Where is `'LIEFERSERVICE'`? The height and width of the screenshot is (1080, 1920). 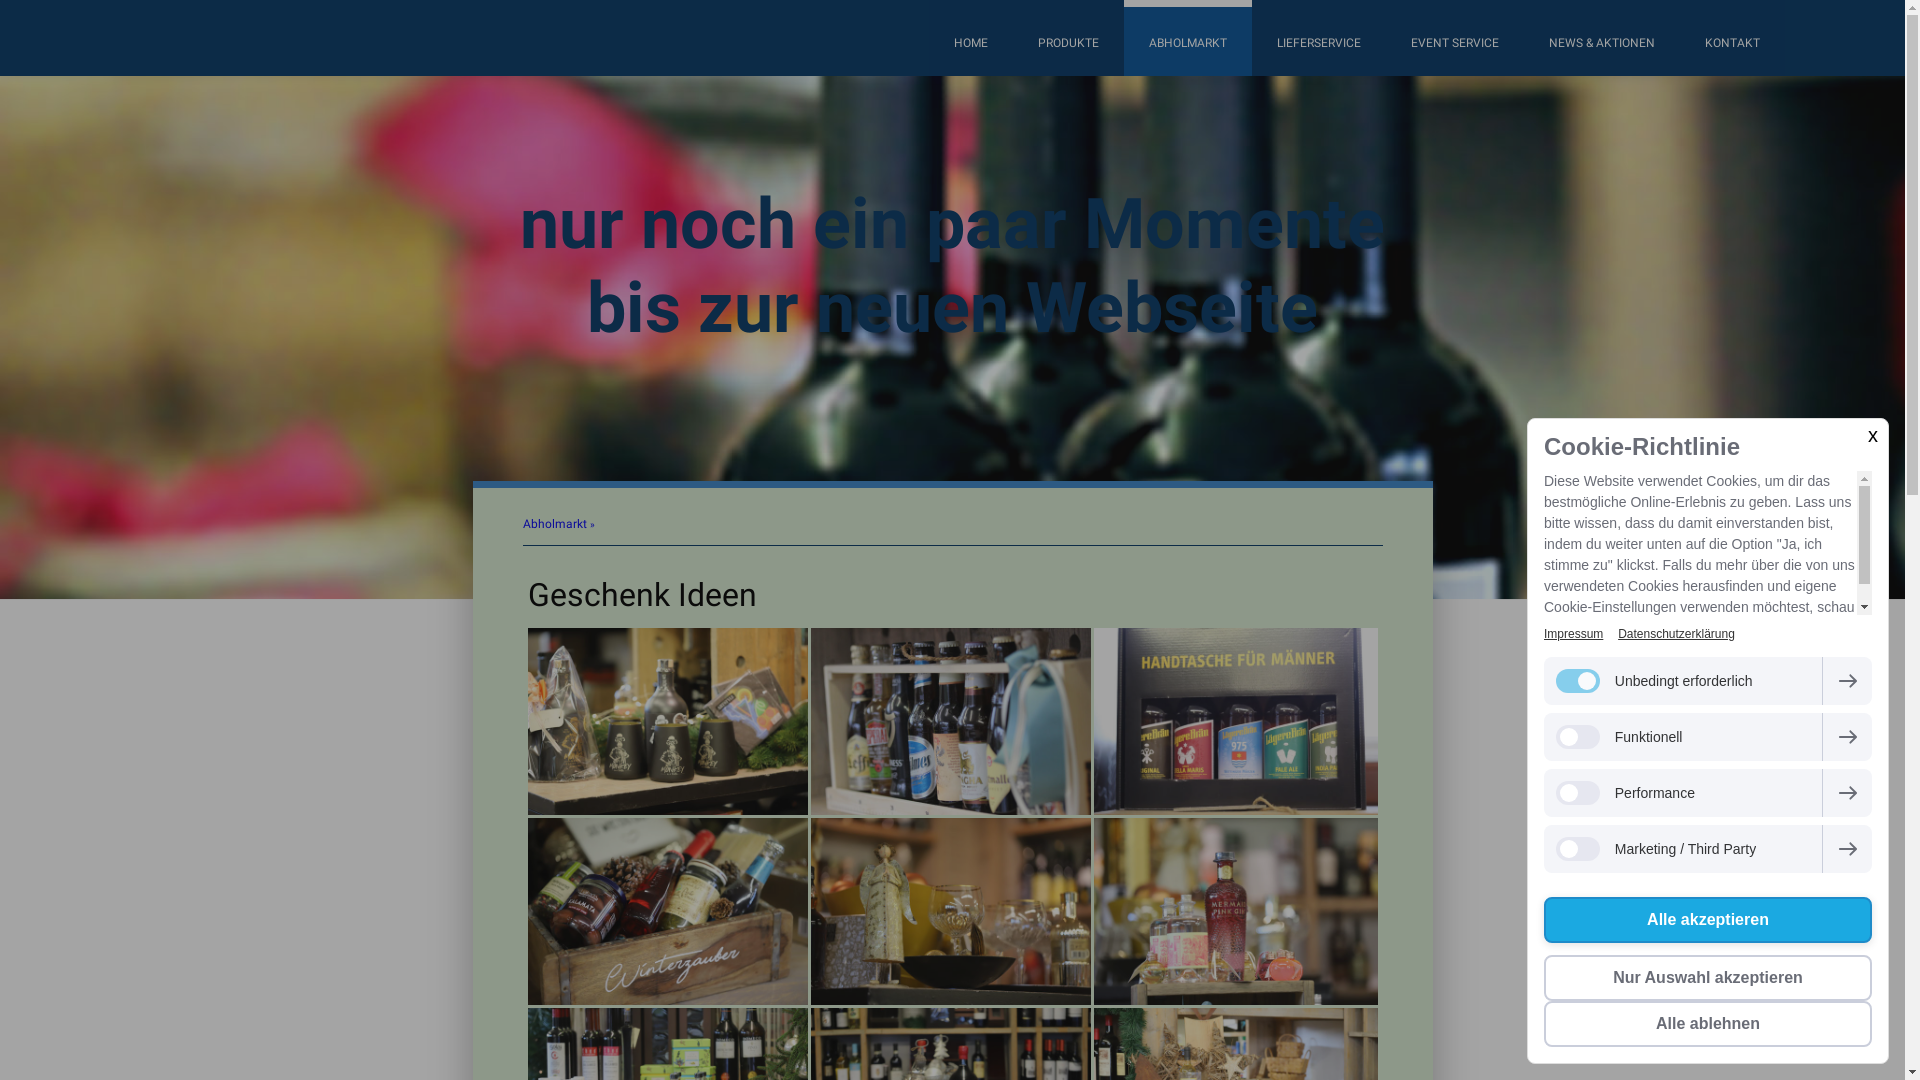
'LIEFERSERVICE' is located at coordinates (1251, 38).